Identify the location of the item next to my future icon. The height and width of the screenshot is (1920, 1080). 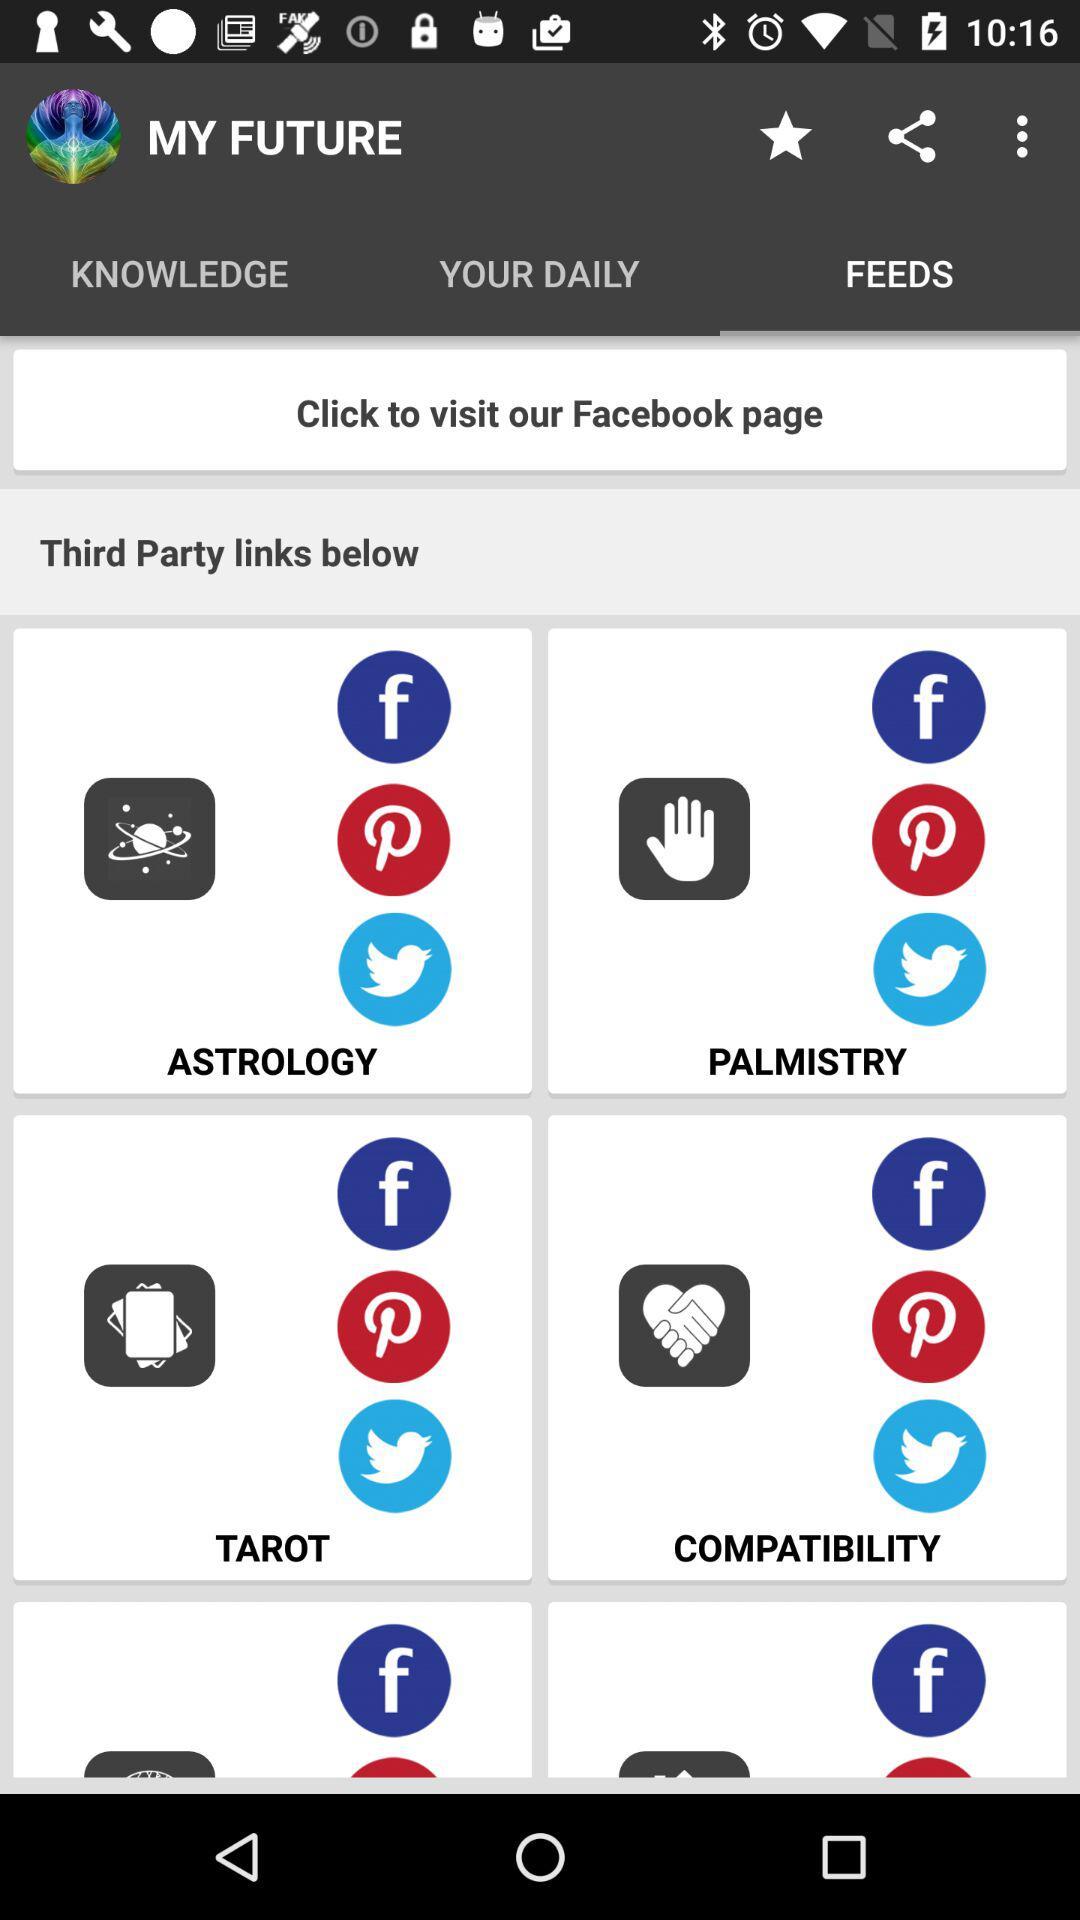
(785, 135).